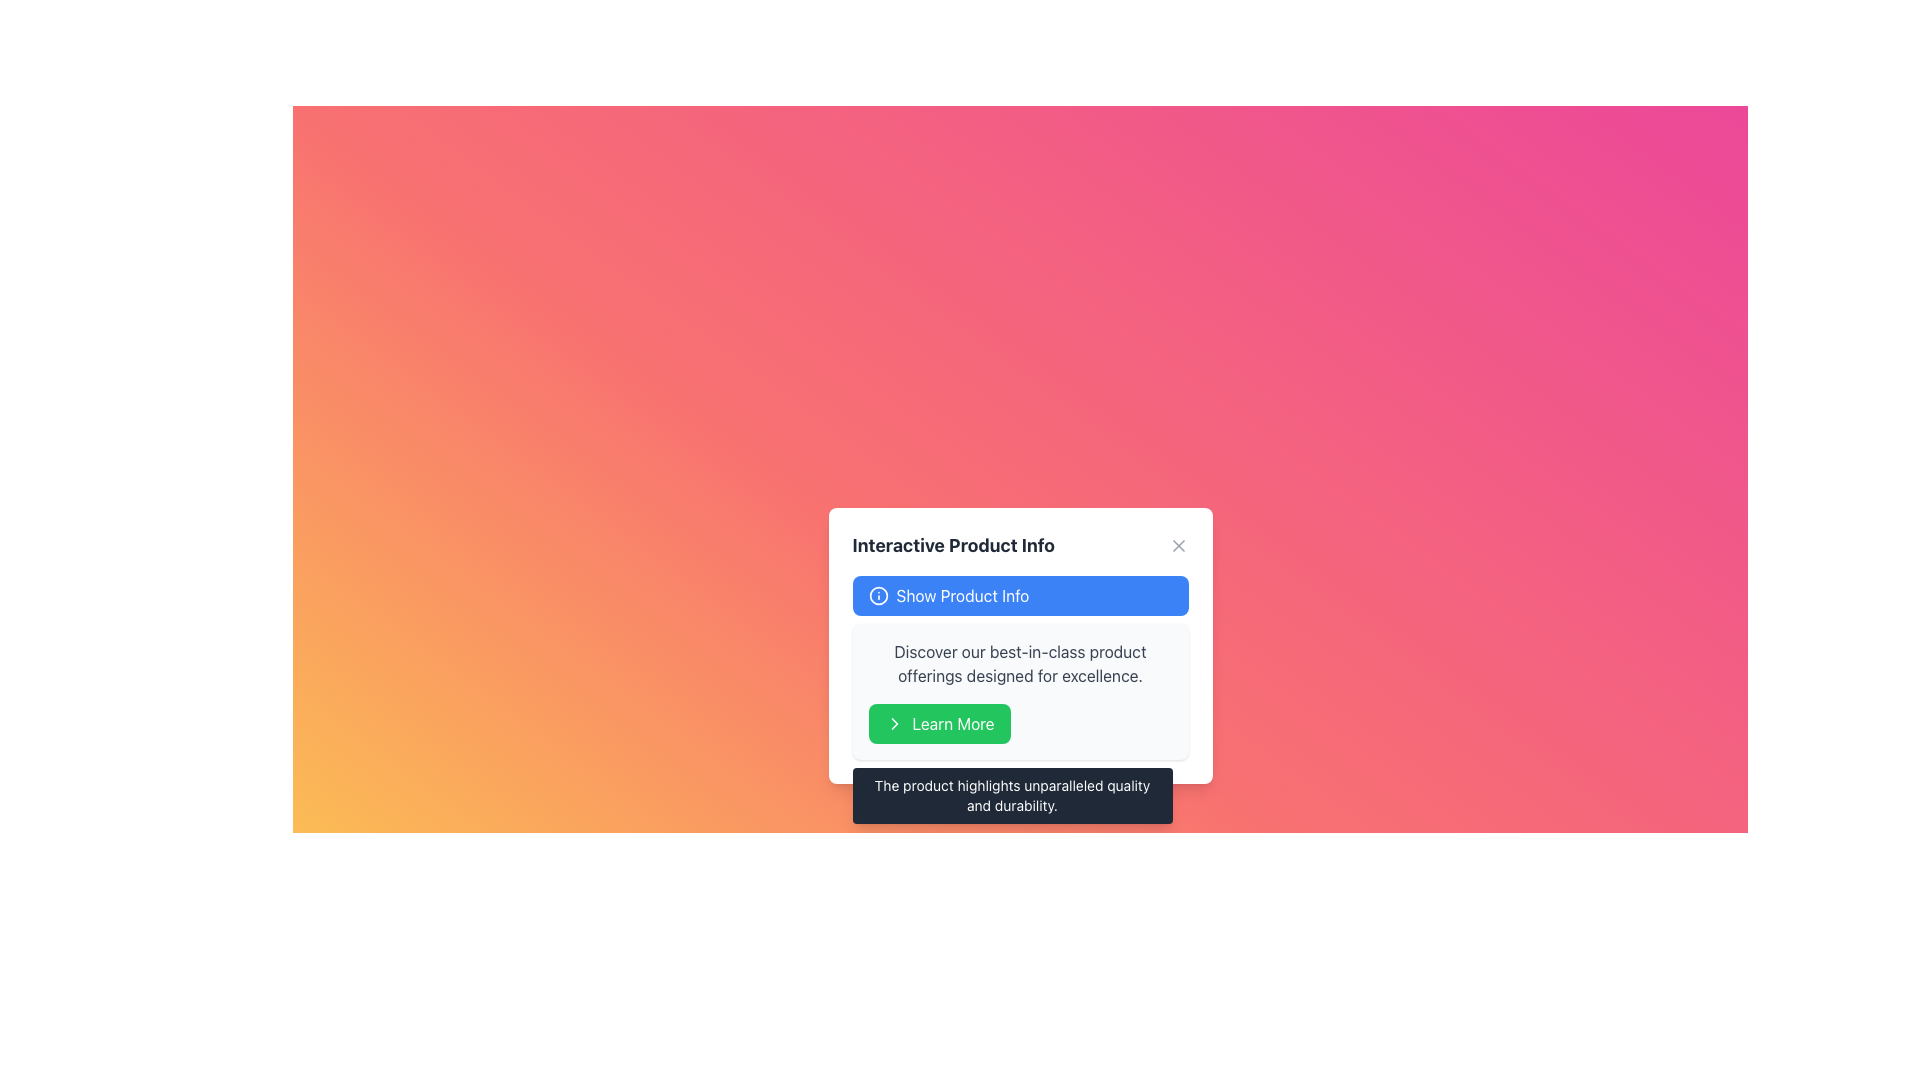  Describe the element at coordinates (1020, 595) in the screenshot. I see `the 'Show Product Info' button with a blue background and a white 'info' icon` at that location.